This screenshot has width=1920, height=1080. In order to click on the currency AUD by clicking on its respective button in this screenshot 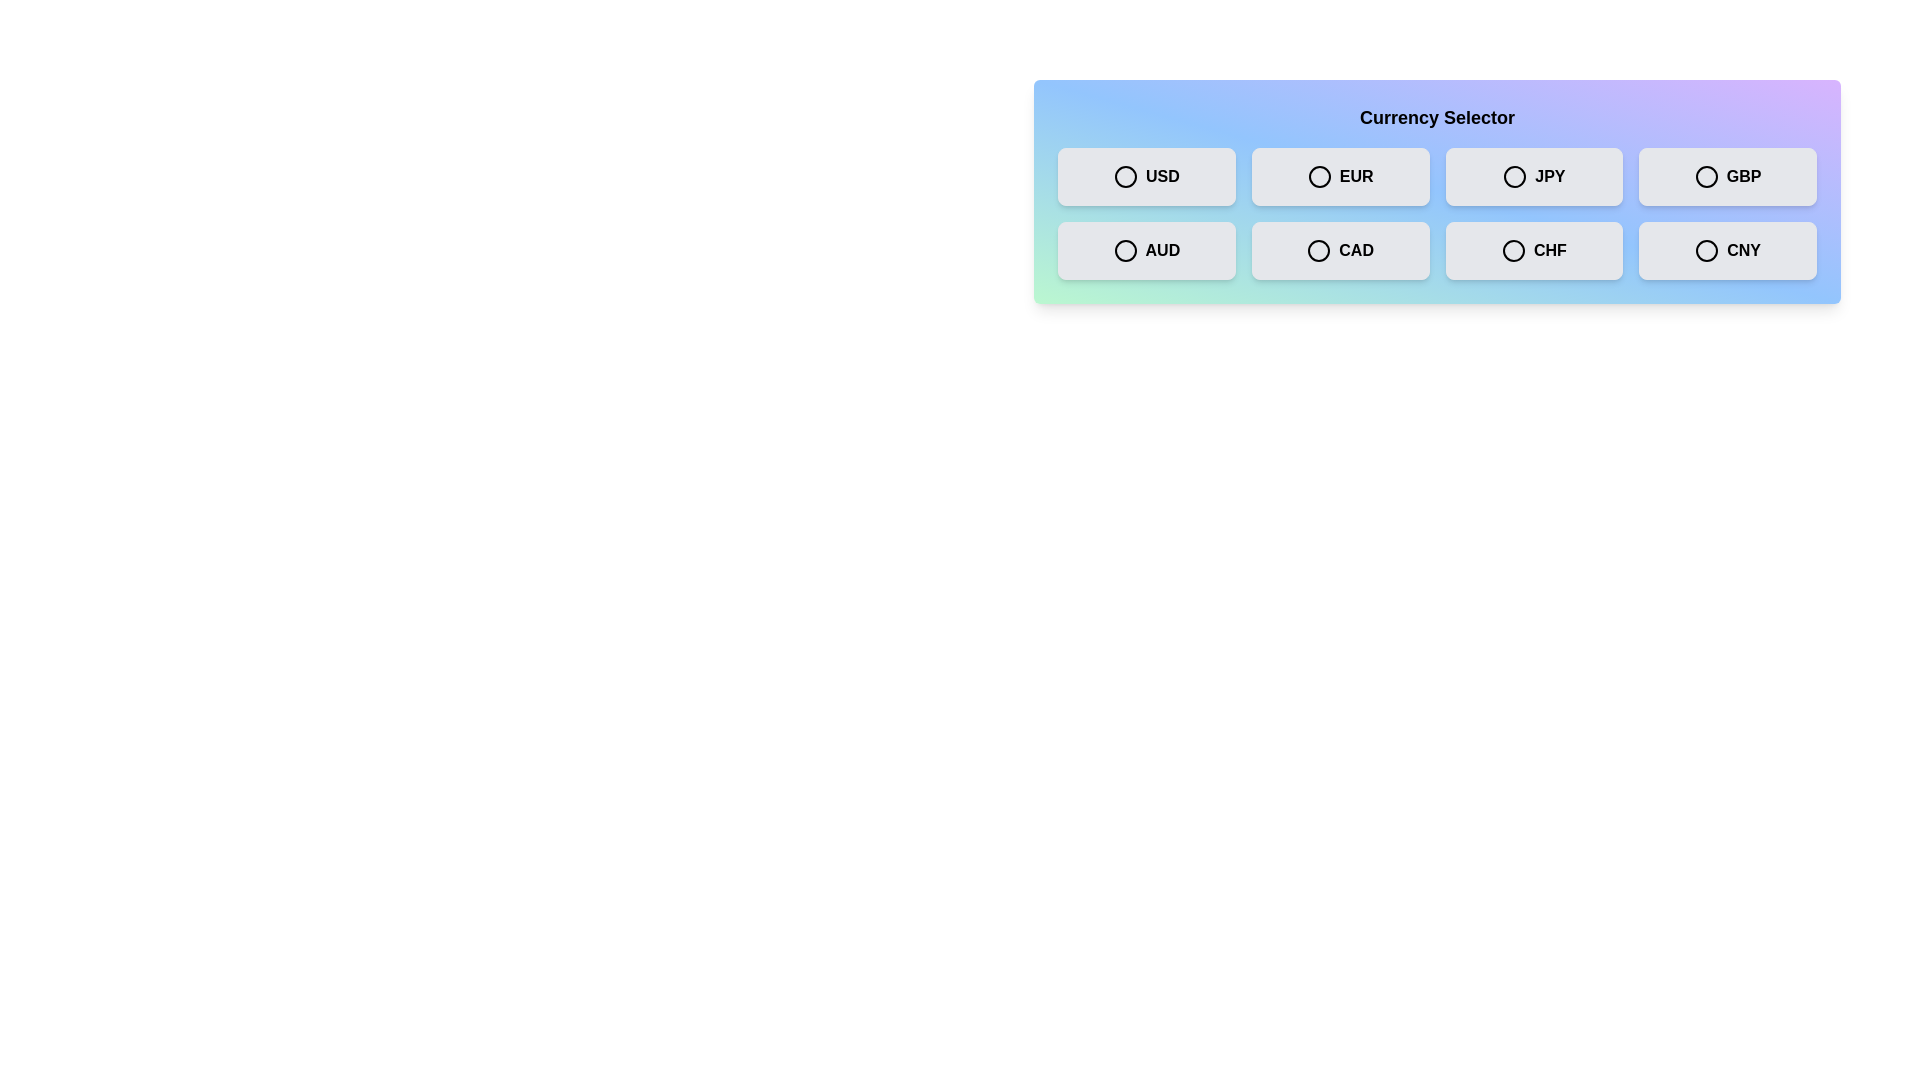, I will do `click(1146, 249)`.